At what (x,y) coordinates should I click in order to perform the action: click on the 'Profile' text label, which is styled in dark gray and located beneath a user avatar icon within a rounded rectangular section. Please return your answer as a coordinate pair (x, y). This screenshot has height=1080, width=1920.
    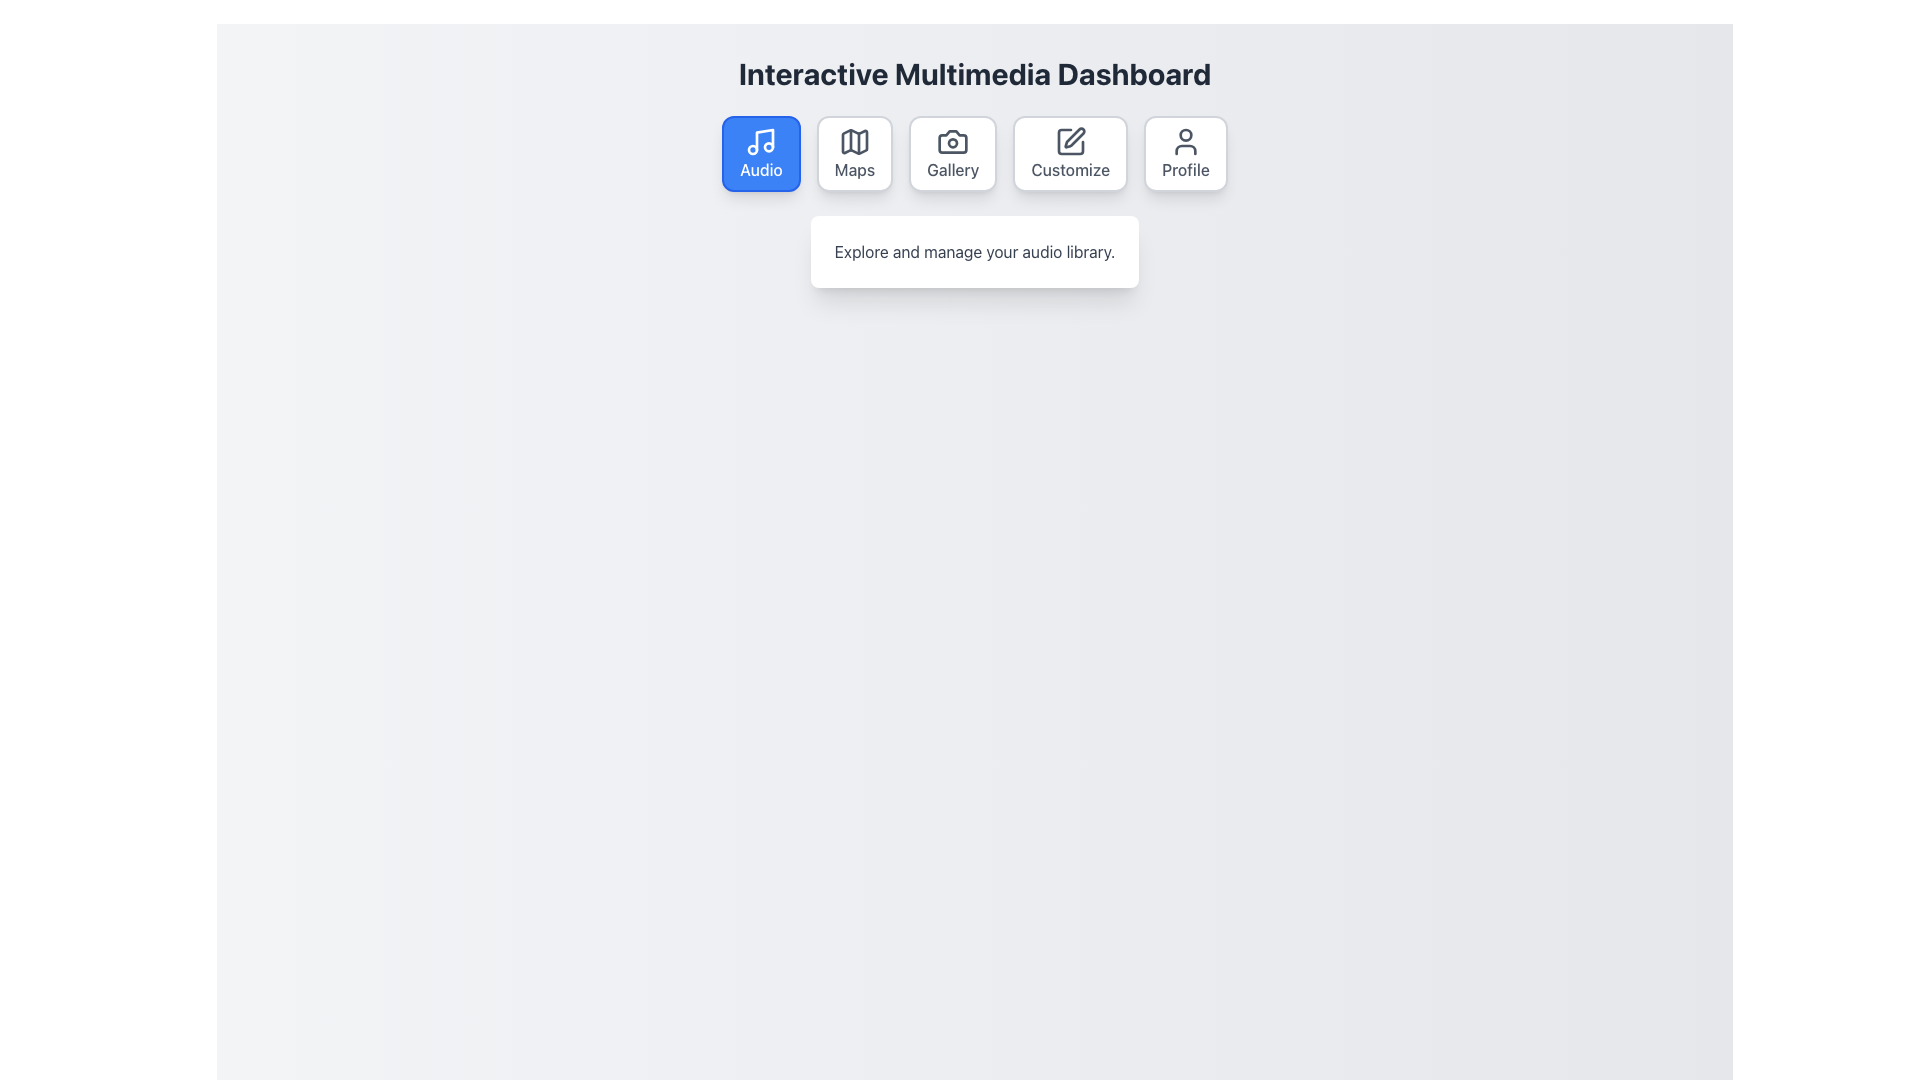
    Looking at the image, I should click on (1185, 168).